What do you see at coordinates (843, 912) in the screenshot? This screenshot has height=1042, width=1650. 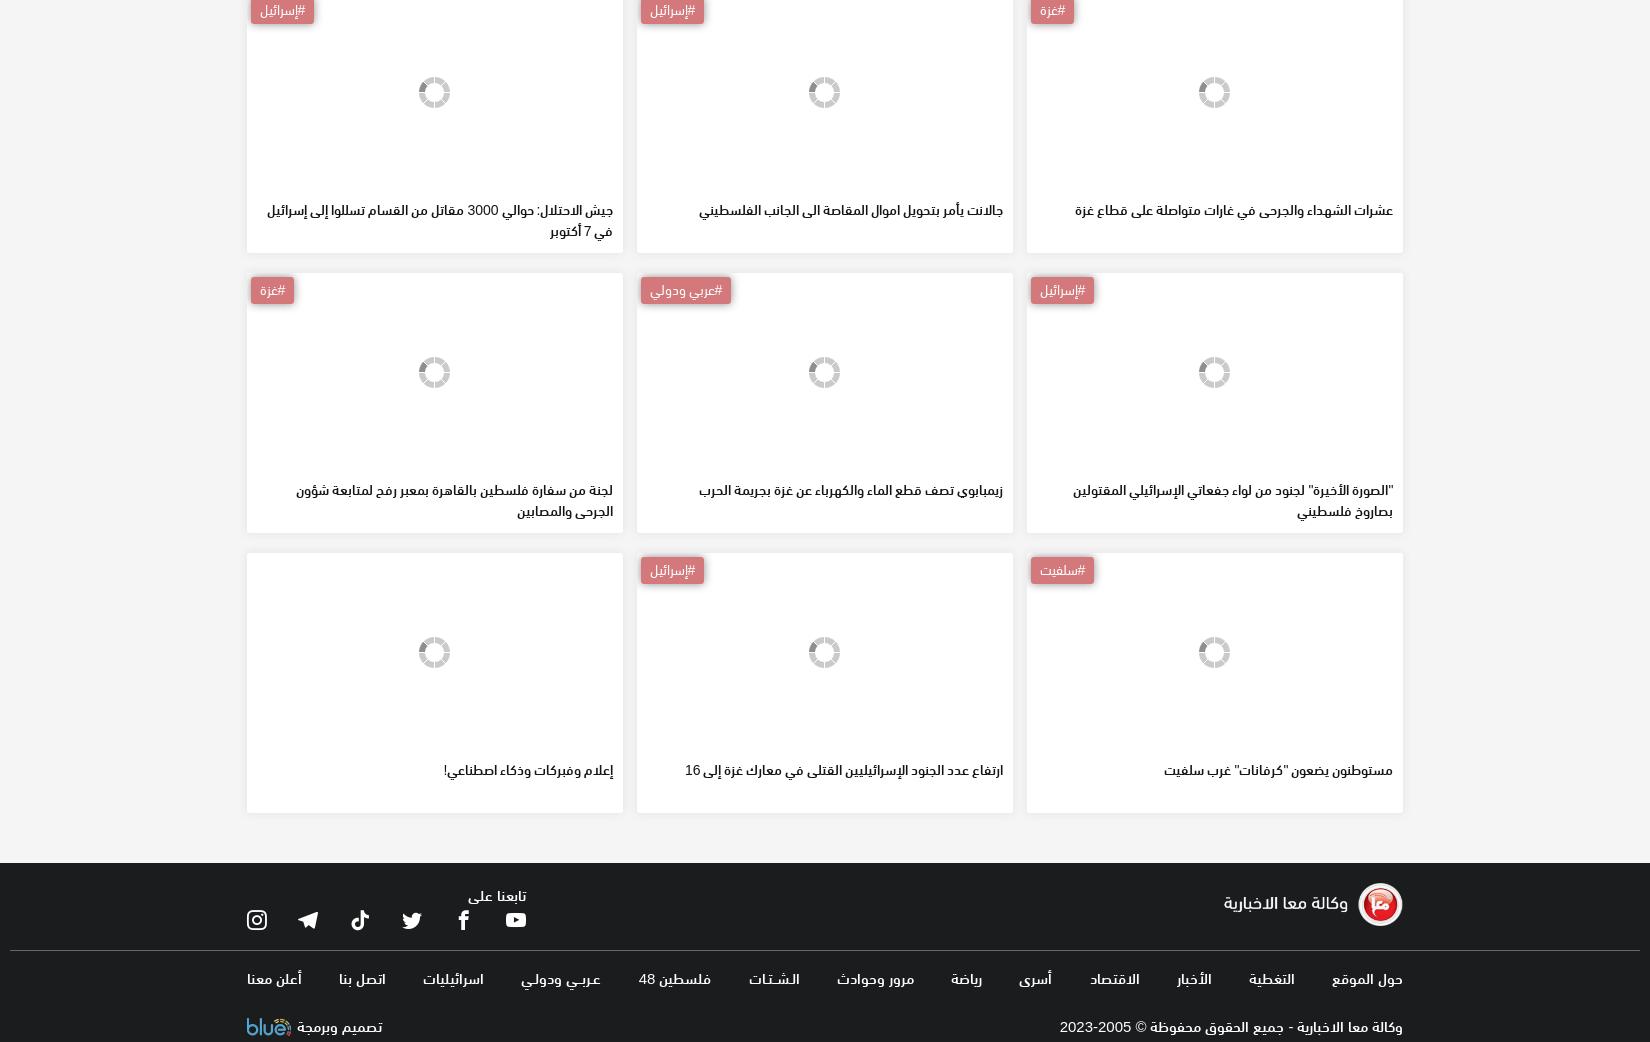 I see `'ارتفاع عدد الجنود الإسرائيليين القتلى في معارك غزة إلى 16'` at bounding box center [843, 912].